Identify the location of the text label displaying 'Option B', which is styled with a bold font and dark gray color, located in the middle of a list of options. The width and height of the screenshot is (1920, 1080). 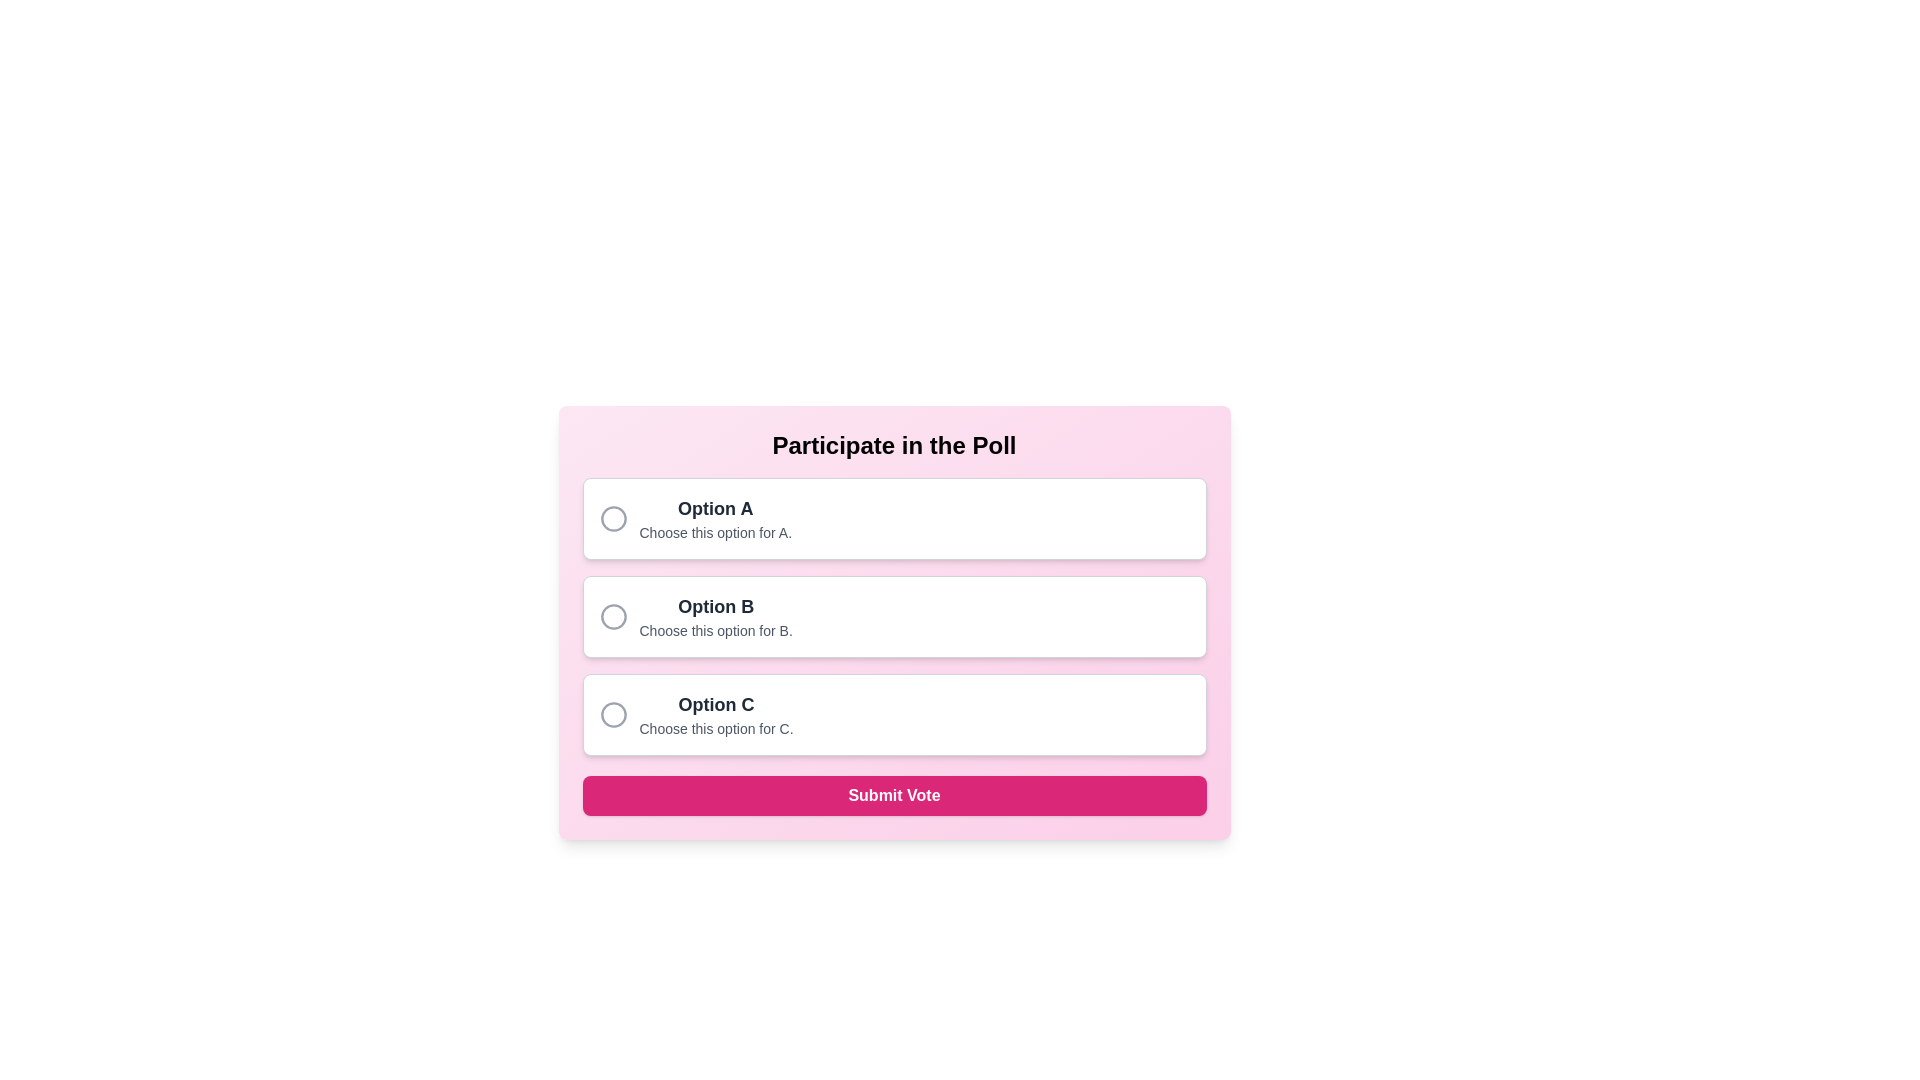
(716, 605).